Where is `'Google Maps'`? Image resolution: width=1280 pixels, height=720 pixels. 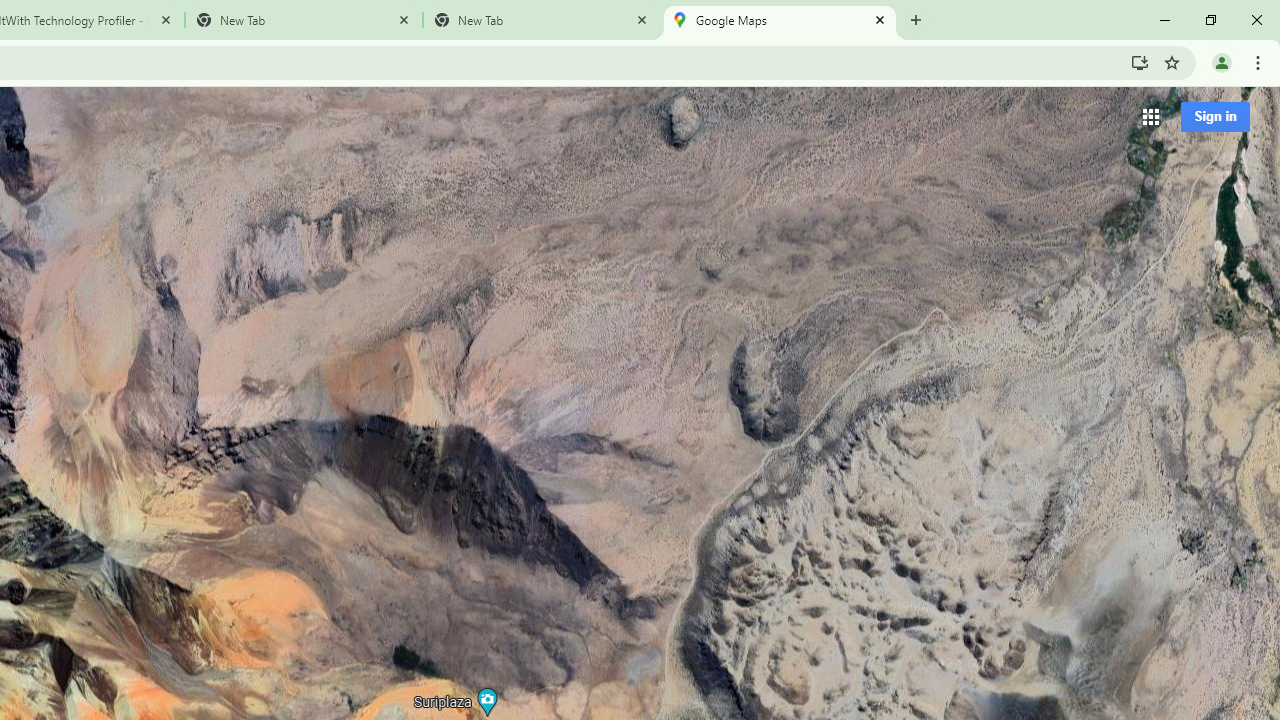
'Google Maps' is located at coordinates (778, 20).